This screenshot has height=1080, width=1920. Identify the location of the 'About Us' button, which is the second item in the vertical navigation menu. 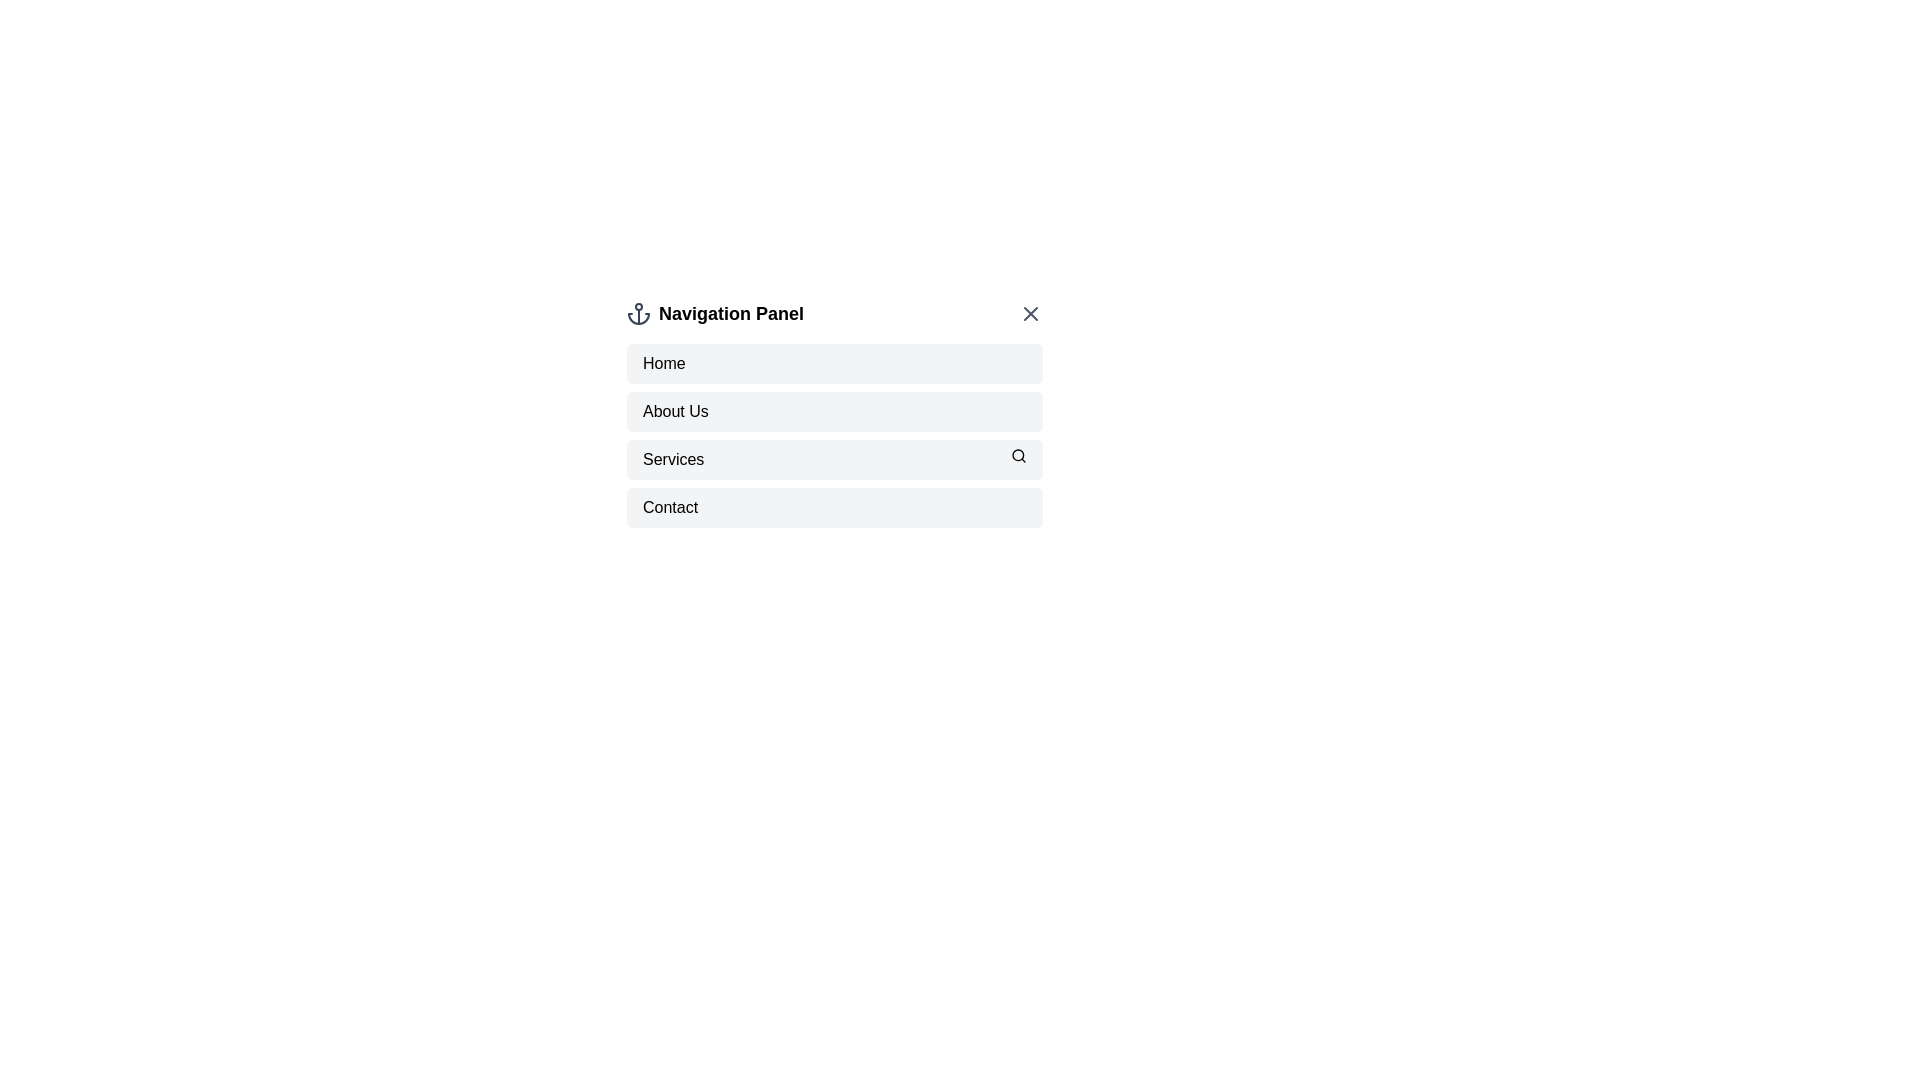
(835, 411).